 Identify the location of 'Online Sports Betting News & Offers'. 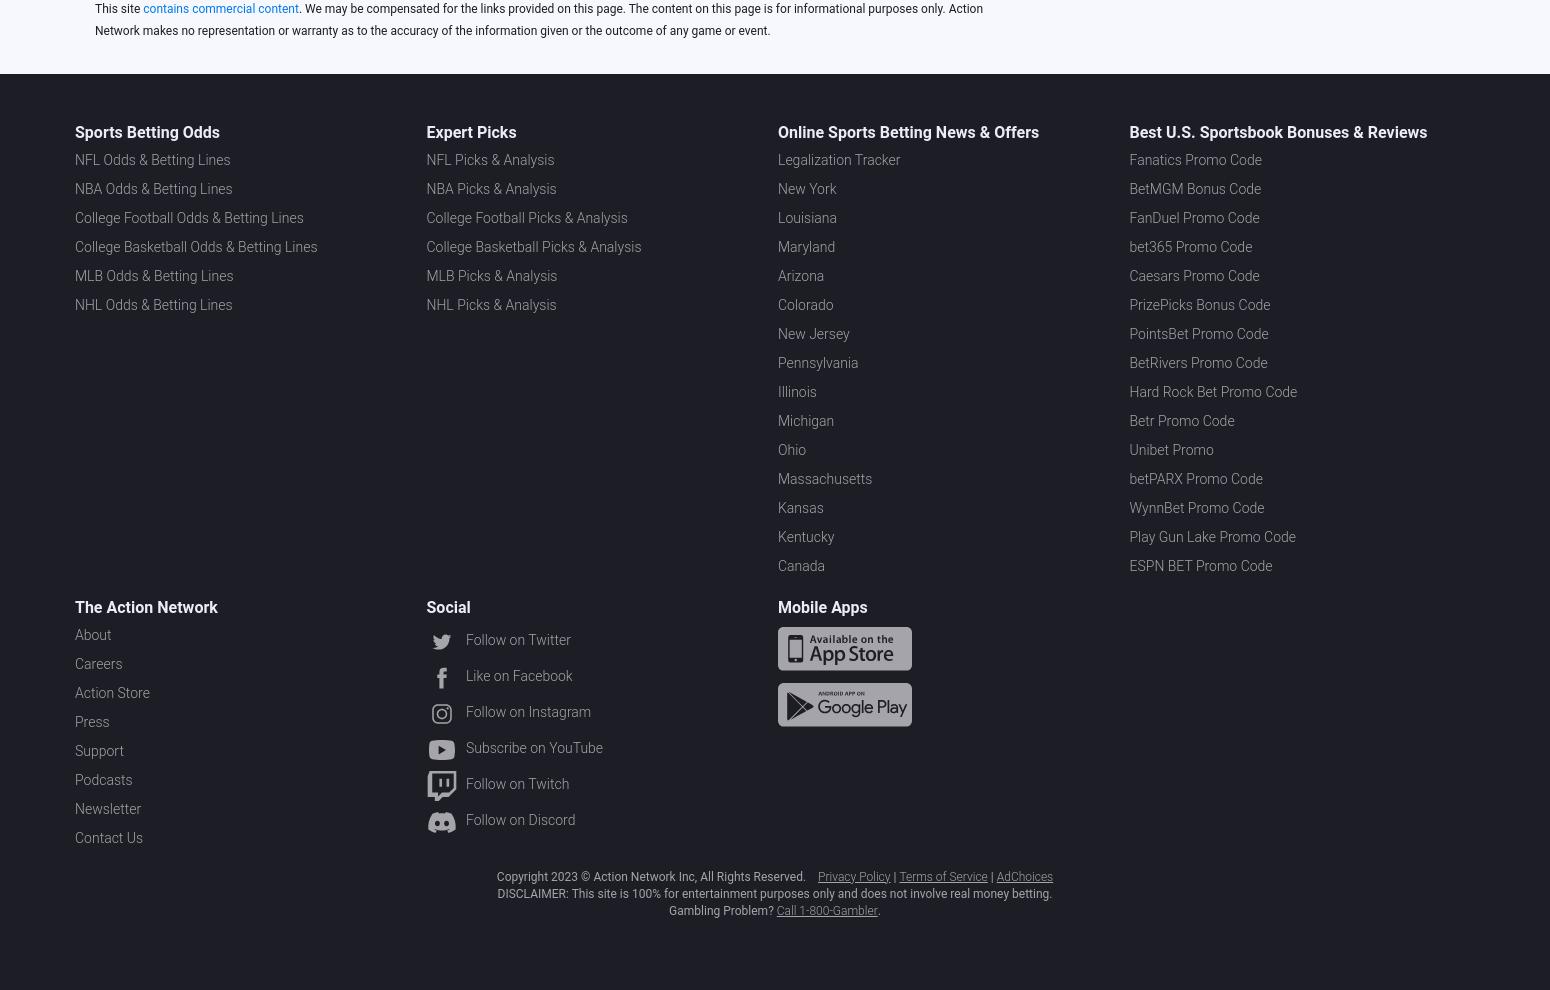
(908, 130).